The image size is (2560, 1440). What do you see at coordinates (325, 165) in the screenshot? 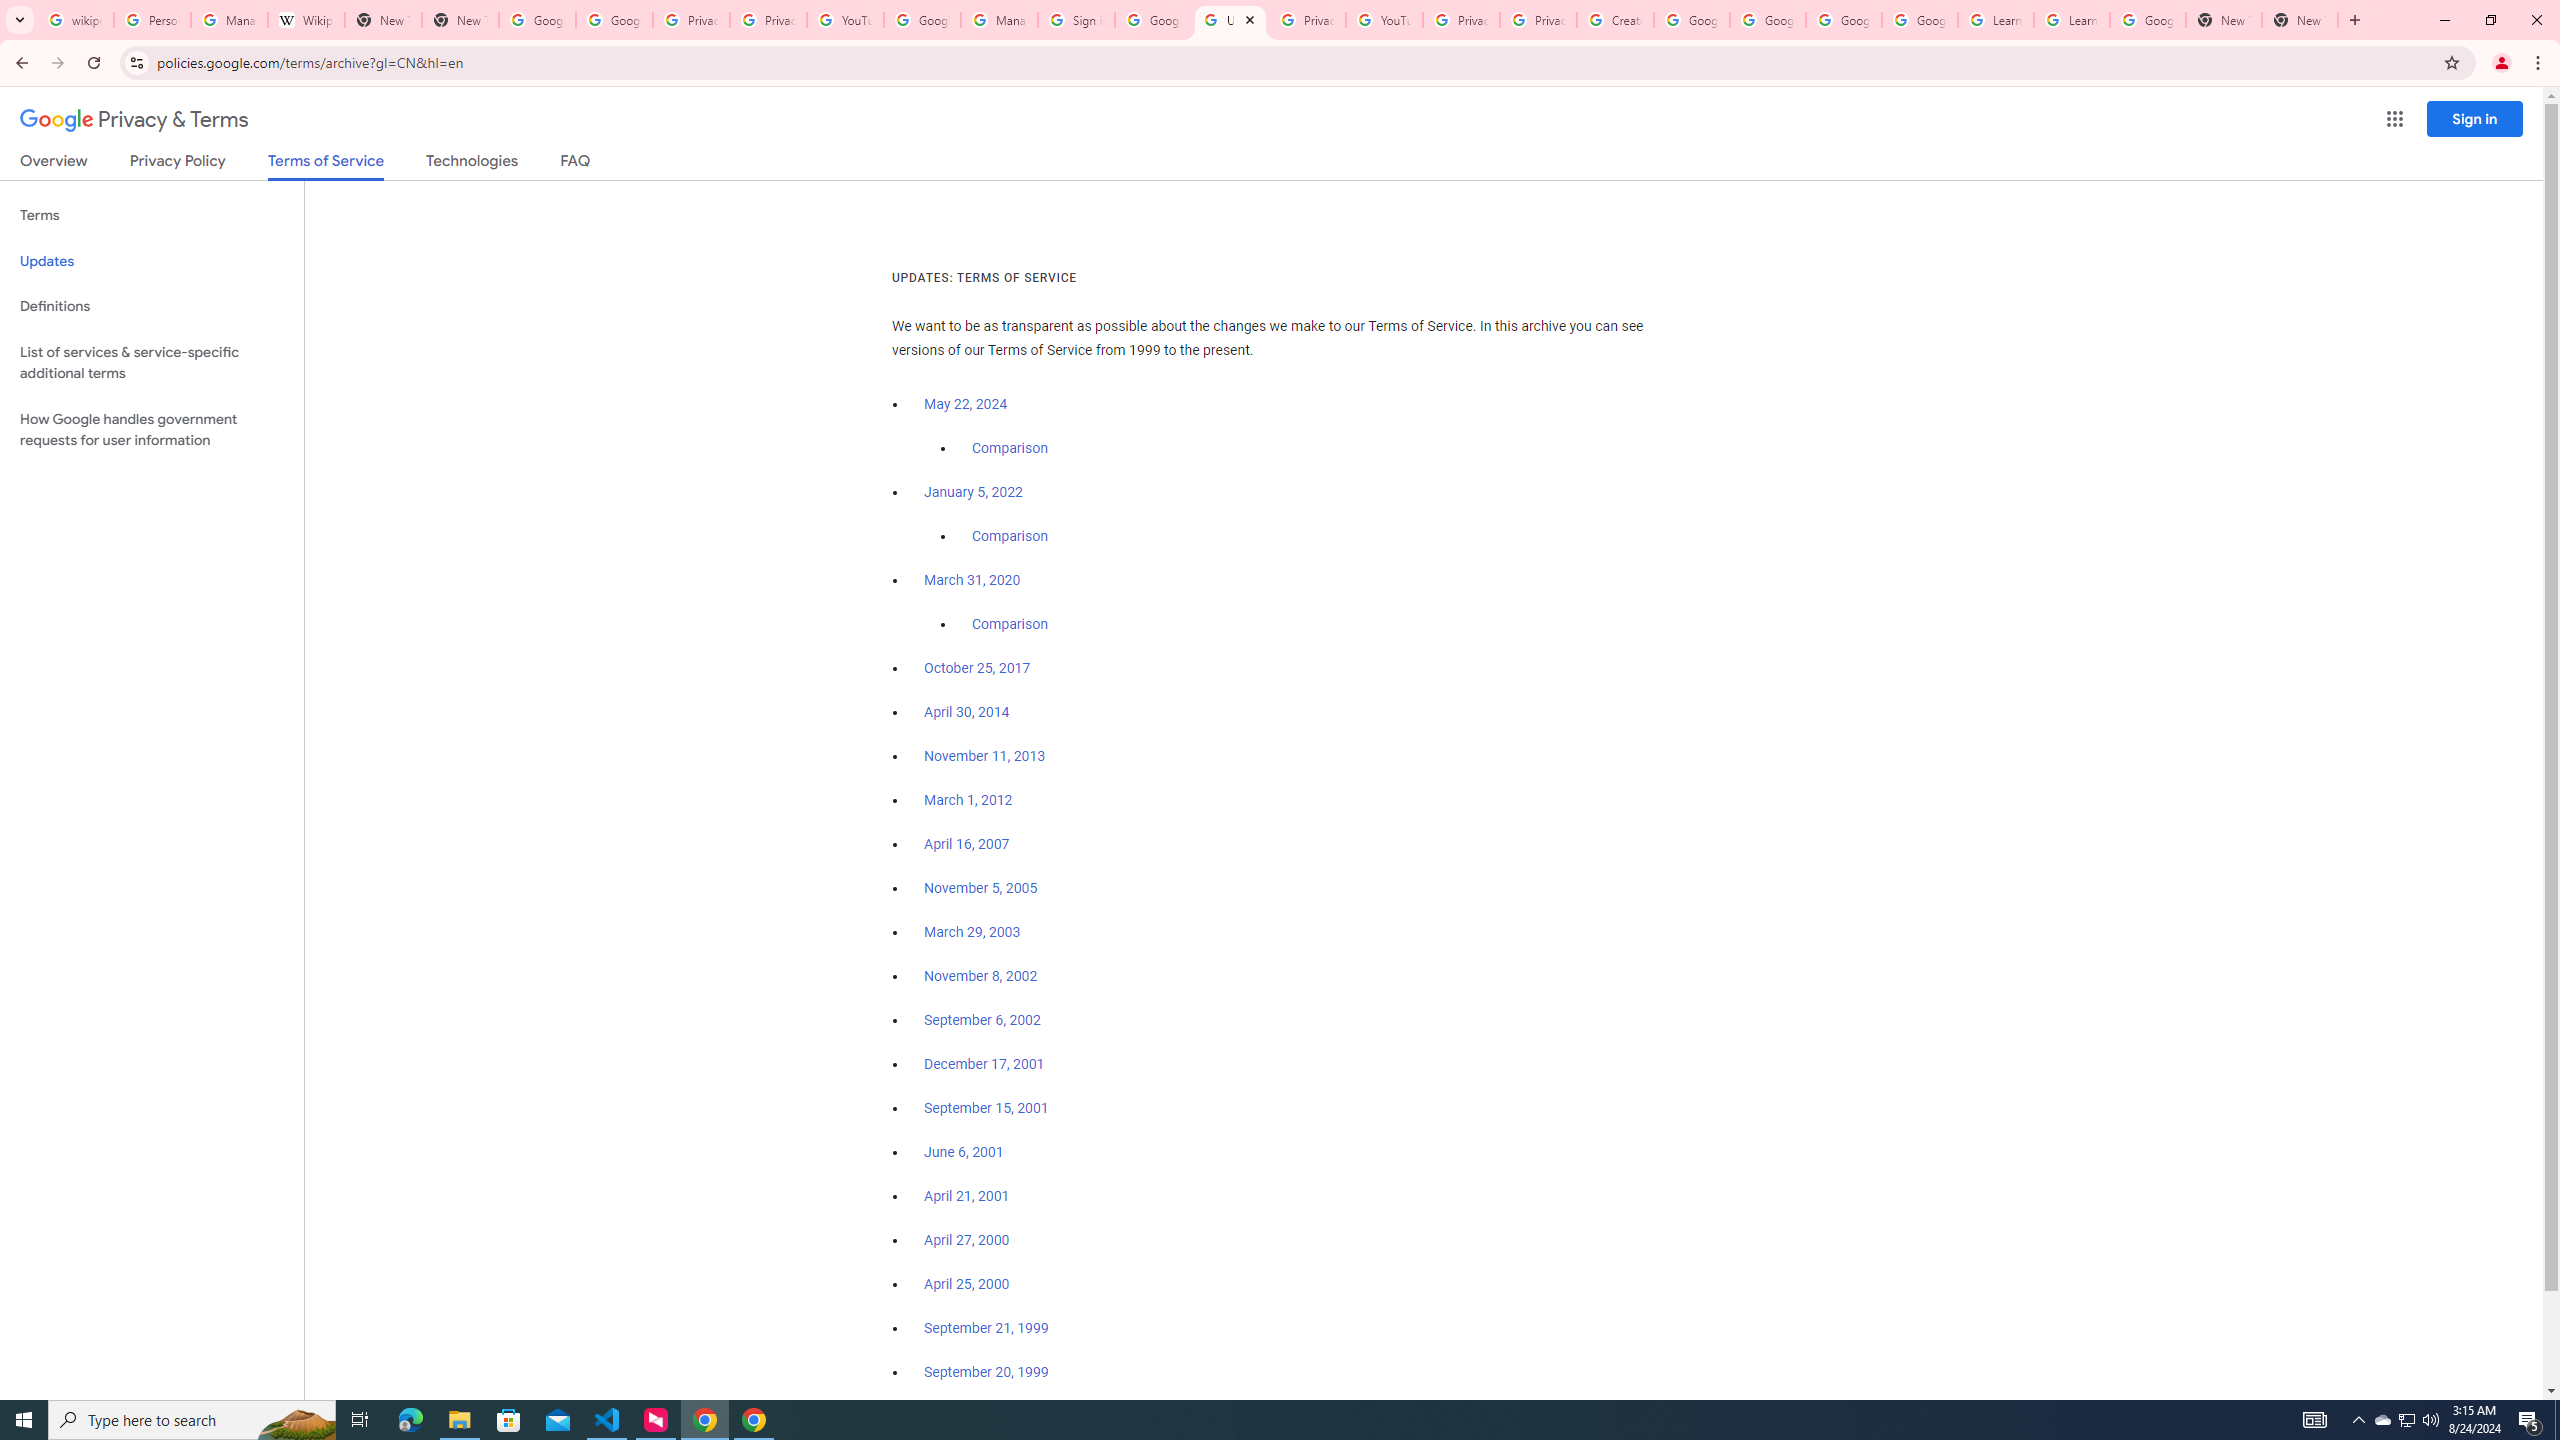
I see `'Terms of Service'` at bounding box center [325, 165].